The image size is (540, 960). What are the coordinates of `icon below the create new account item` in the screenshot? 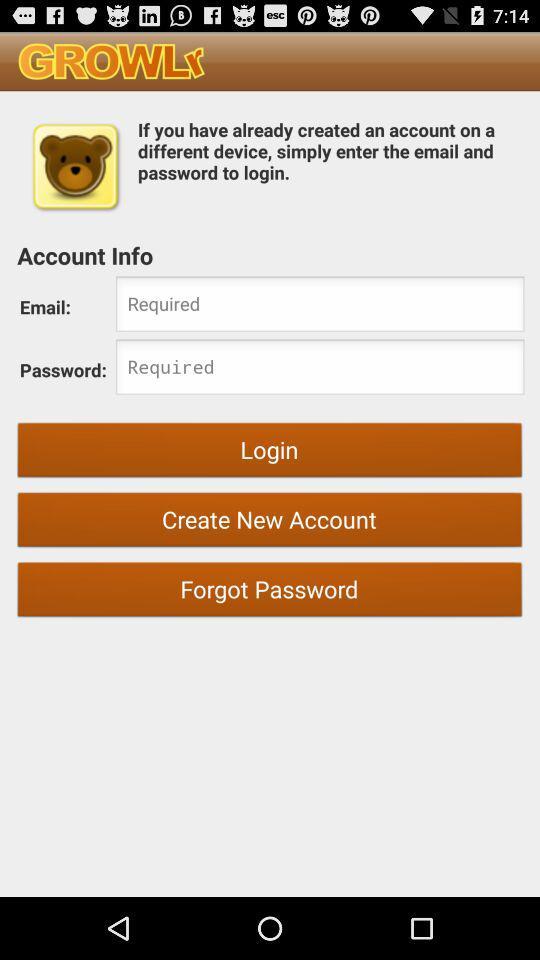 It's located at (270, 592).